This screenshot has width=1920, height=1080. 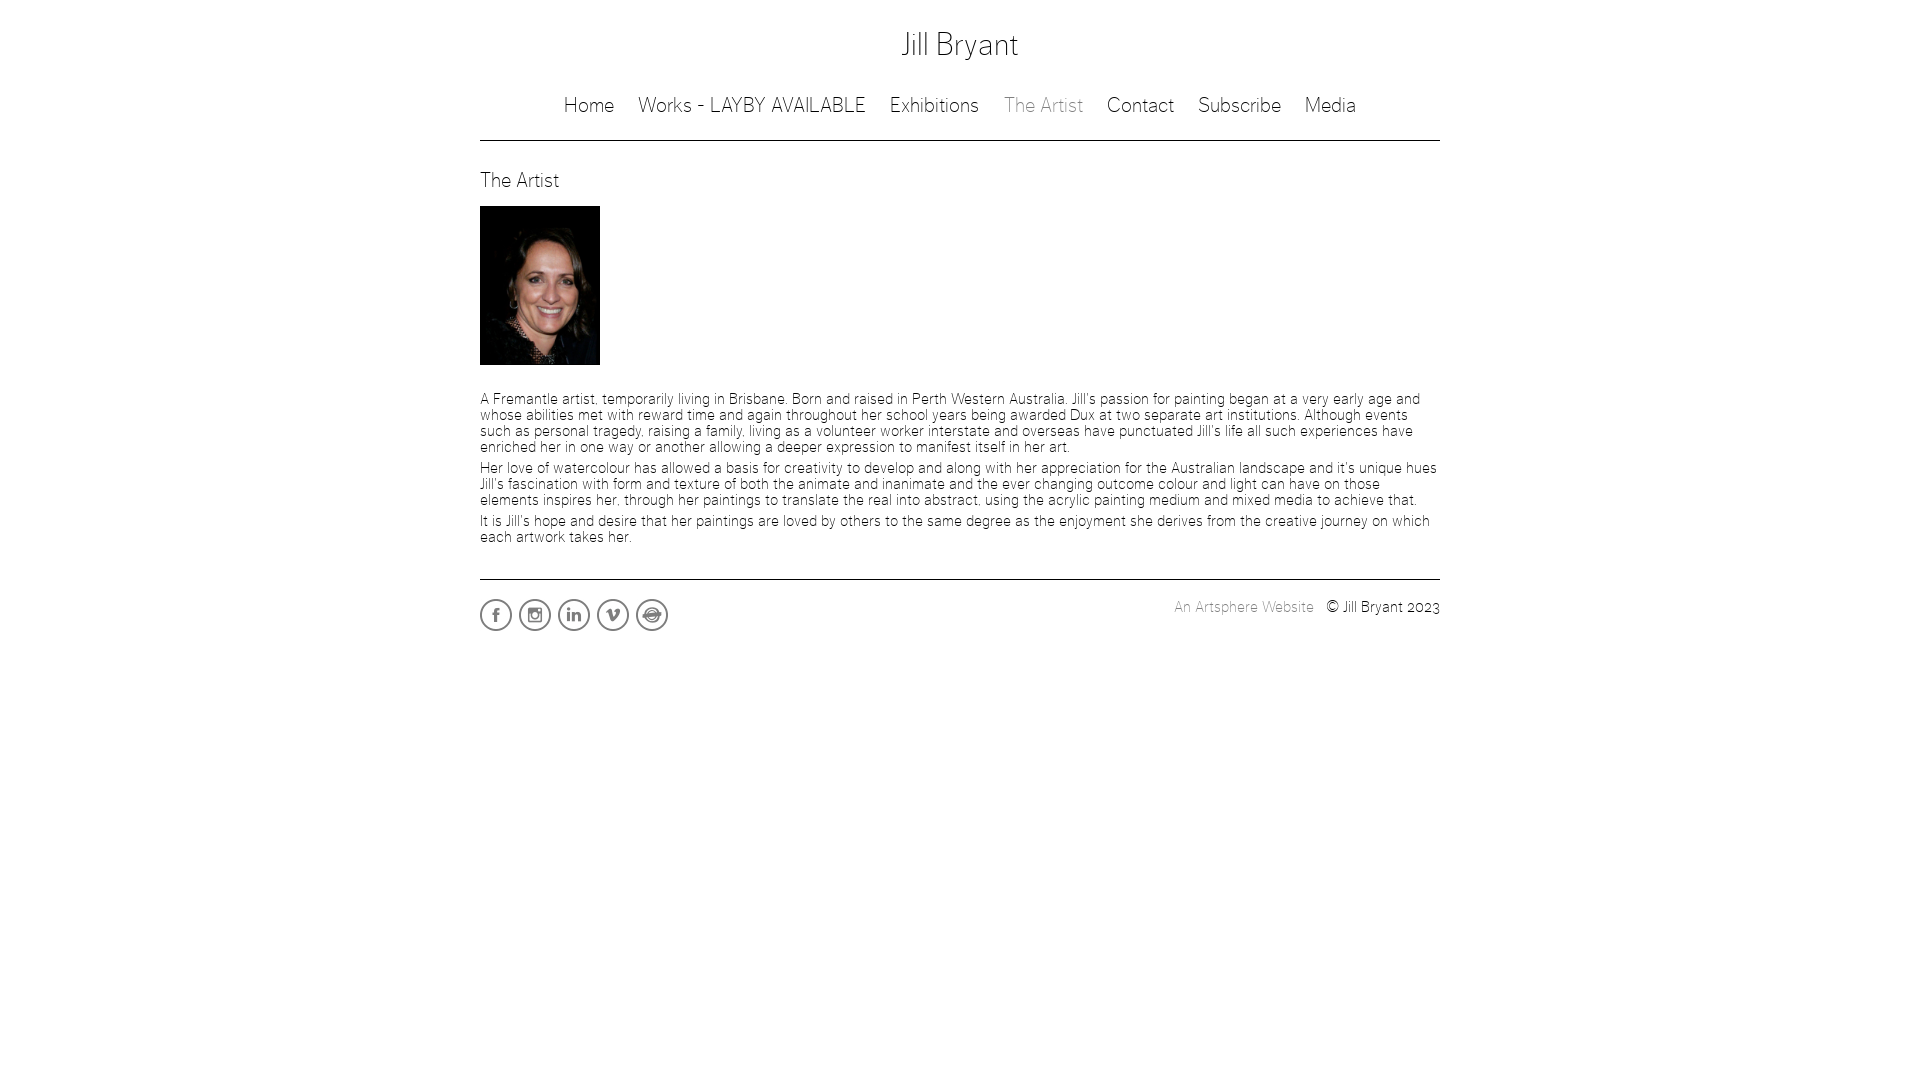 What do you see at coordinates (518, 628) in the screenshot?
I see `'Instagram'` at bounding box center [518, 628].